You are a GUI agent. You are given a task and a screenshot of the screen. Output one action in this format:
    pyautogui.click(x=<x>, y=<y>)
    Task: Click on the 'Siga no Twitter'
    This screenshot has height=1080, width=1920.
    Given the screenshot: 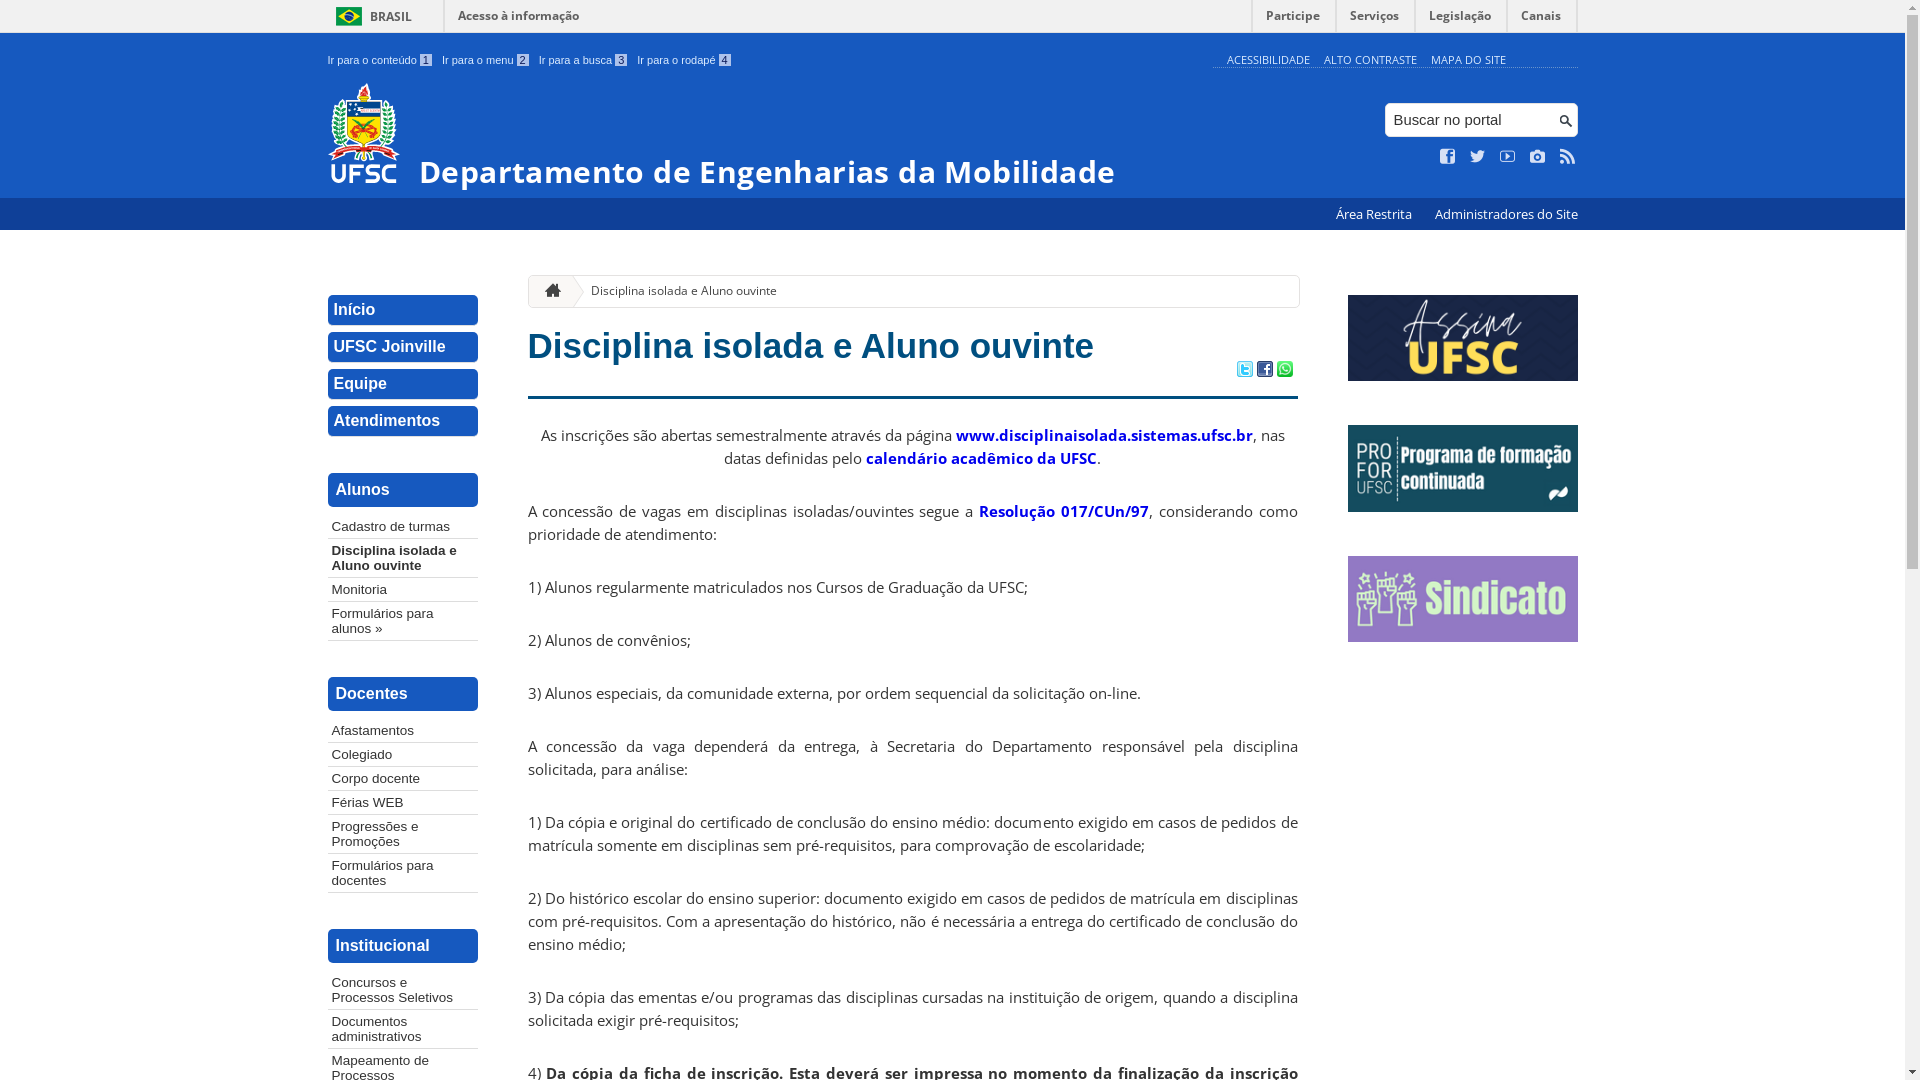 What is the action you would take?
    pyautogui.click(x=1469, y=156)
    